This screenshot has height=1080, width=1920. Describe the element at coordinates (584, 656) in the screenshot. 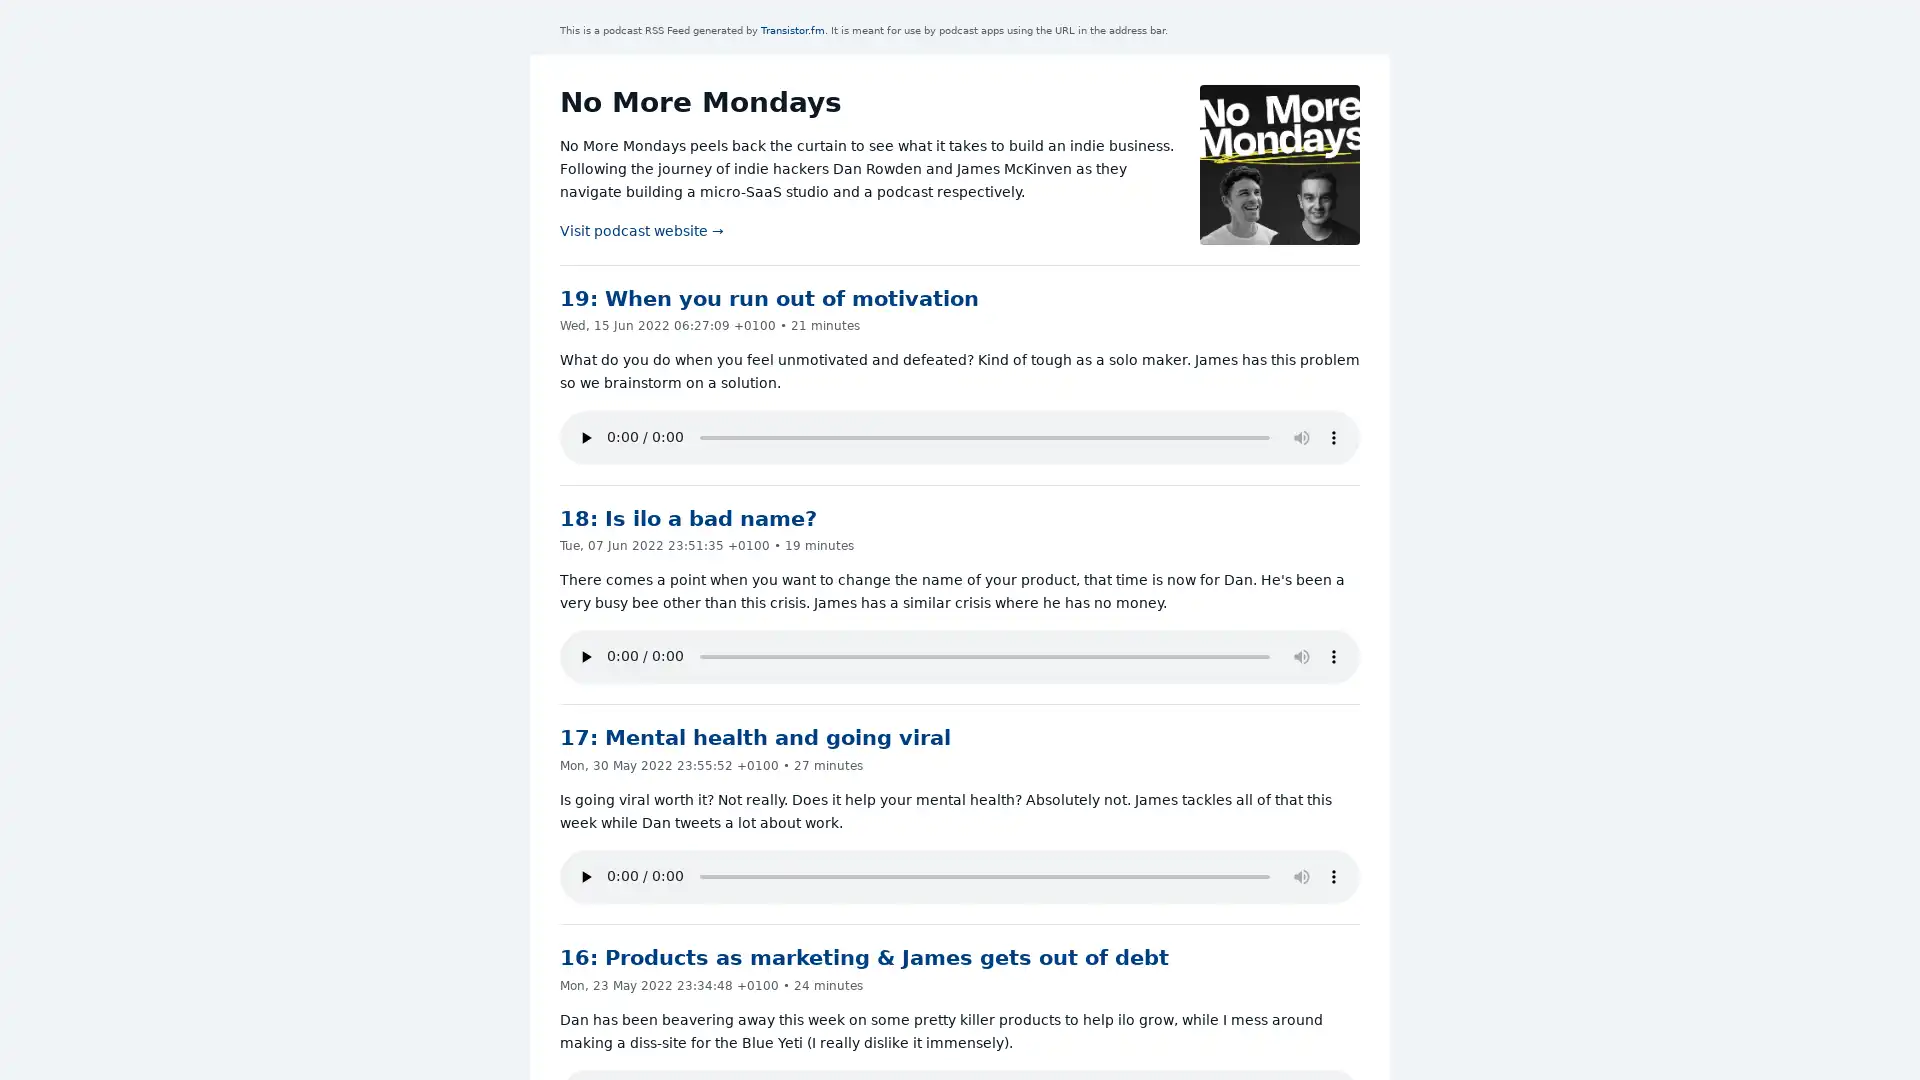

I see `play` at that location.